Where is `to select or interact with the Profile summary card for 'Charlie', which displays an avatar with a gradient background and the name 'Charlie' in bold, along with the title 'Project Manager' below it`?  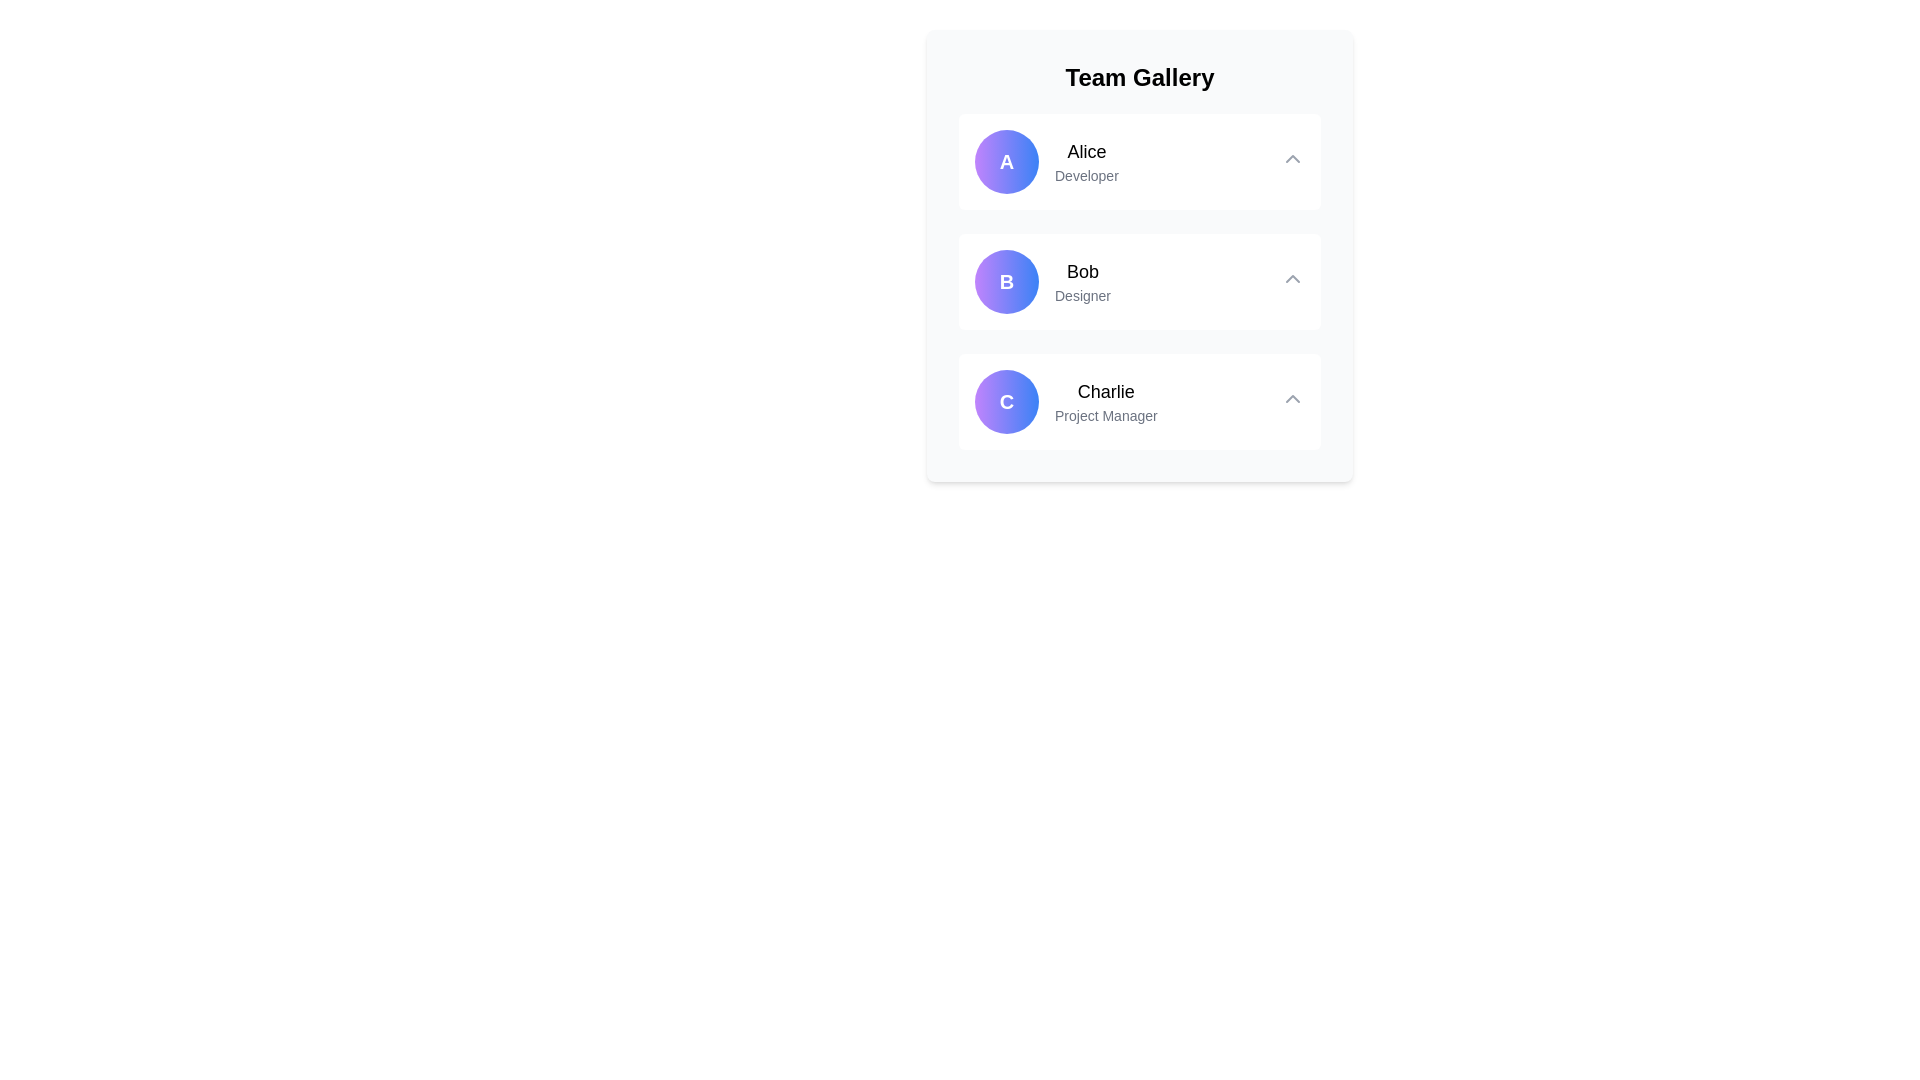 to select or interact with the Profile summary card for 'Charlie', which displays an avatar with a gradient background and the name 'Charlie' in bold, along with the title 'Project Manager' below it is located at coordinates (1064, 401).